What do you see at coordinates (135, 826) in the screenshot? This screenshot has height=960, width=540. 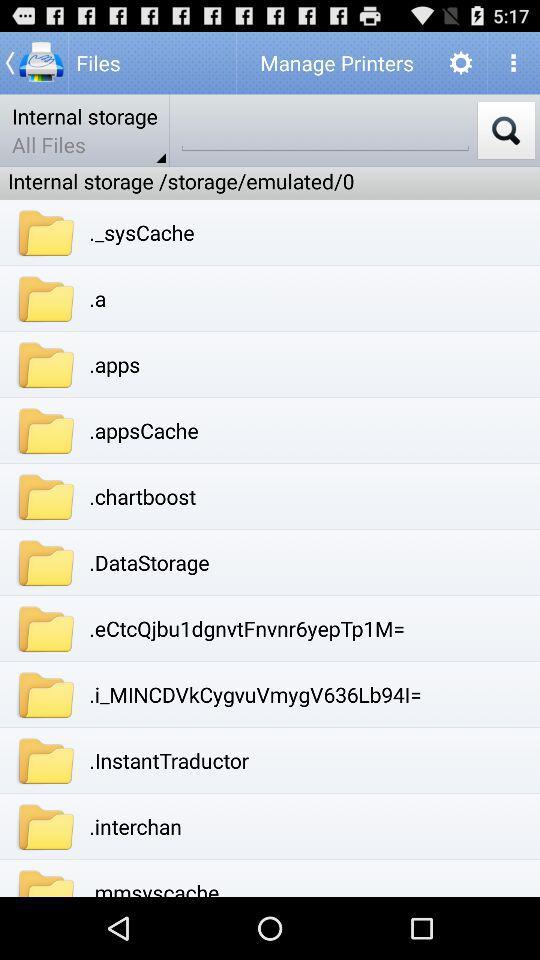 I see `the app above .mmsyscache` at bounding box center [135, 826].